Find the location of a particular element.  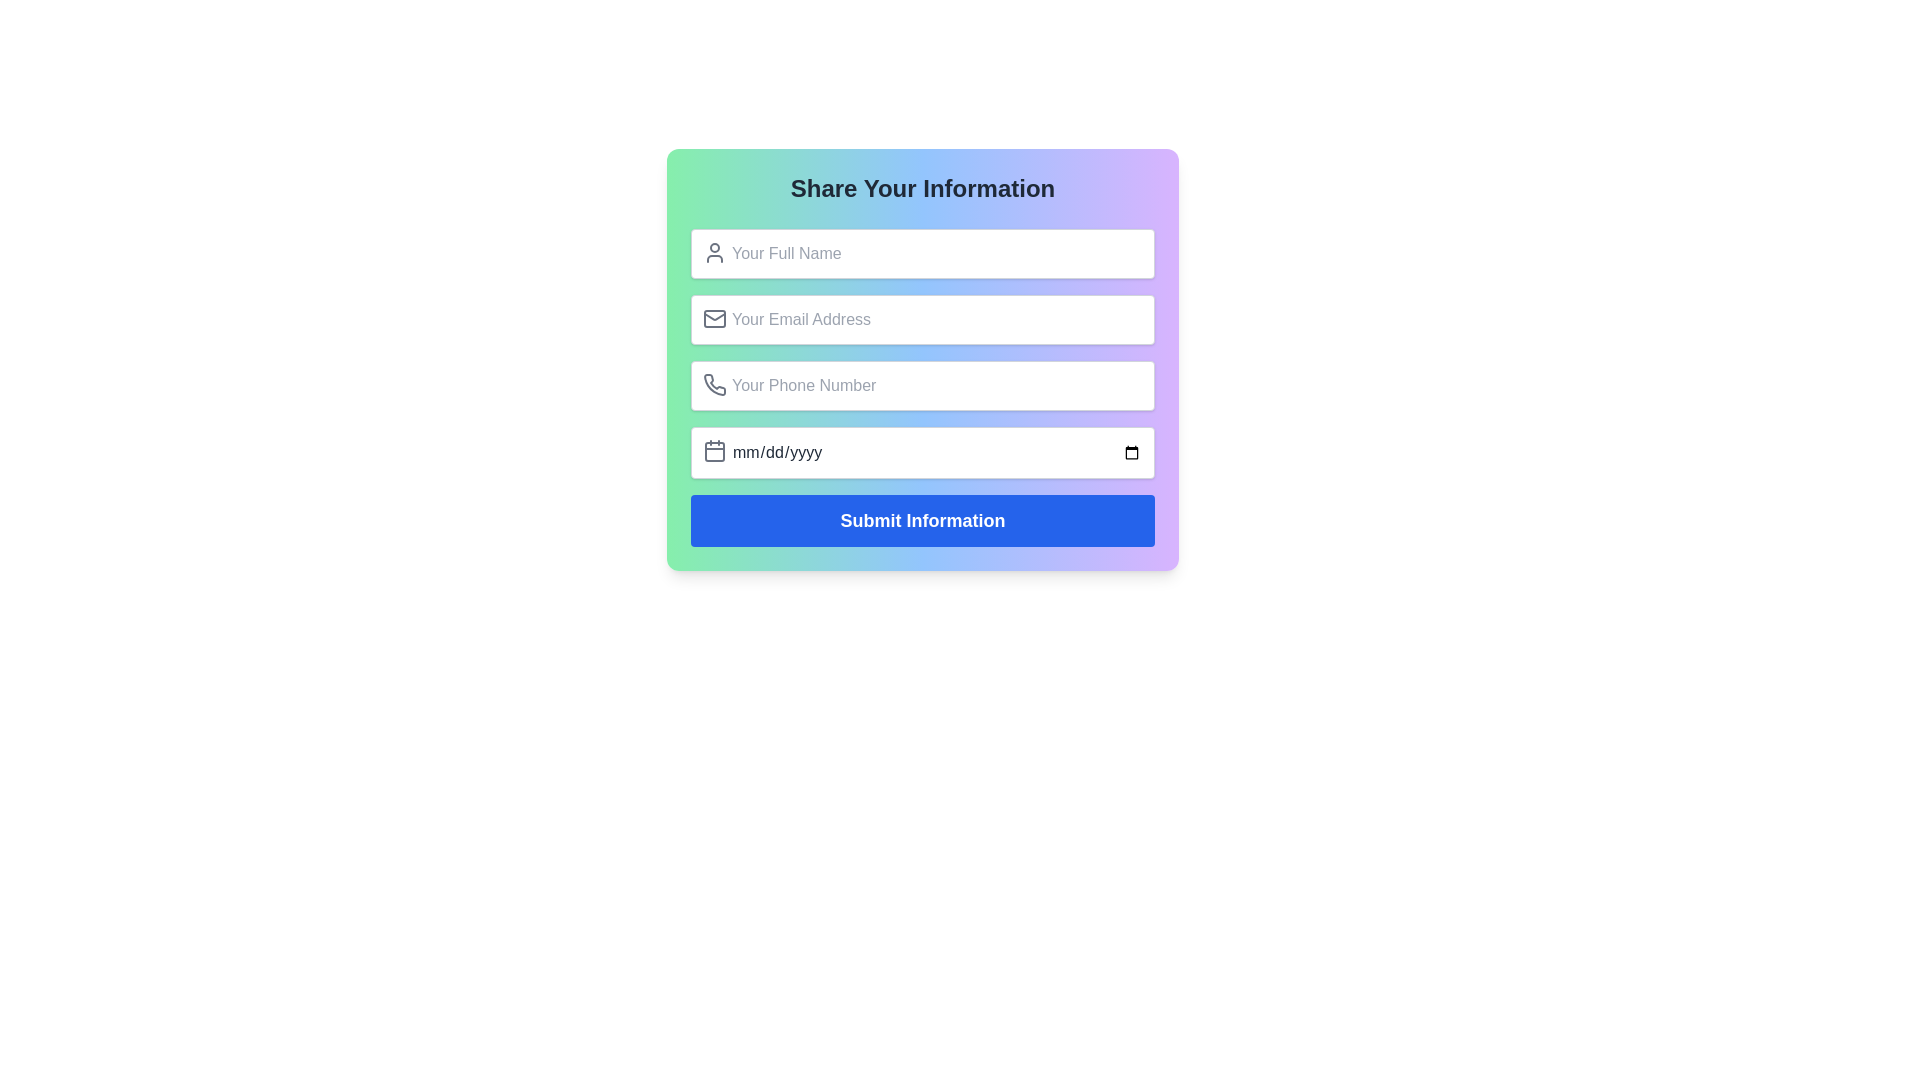

the small telephone handset icon with a gray outline located on the left side of the 'Your Phone Number' input field is located at coordinates (715, 385).